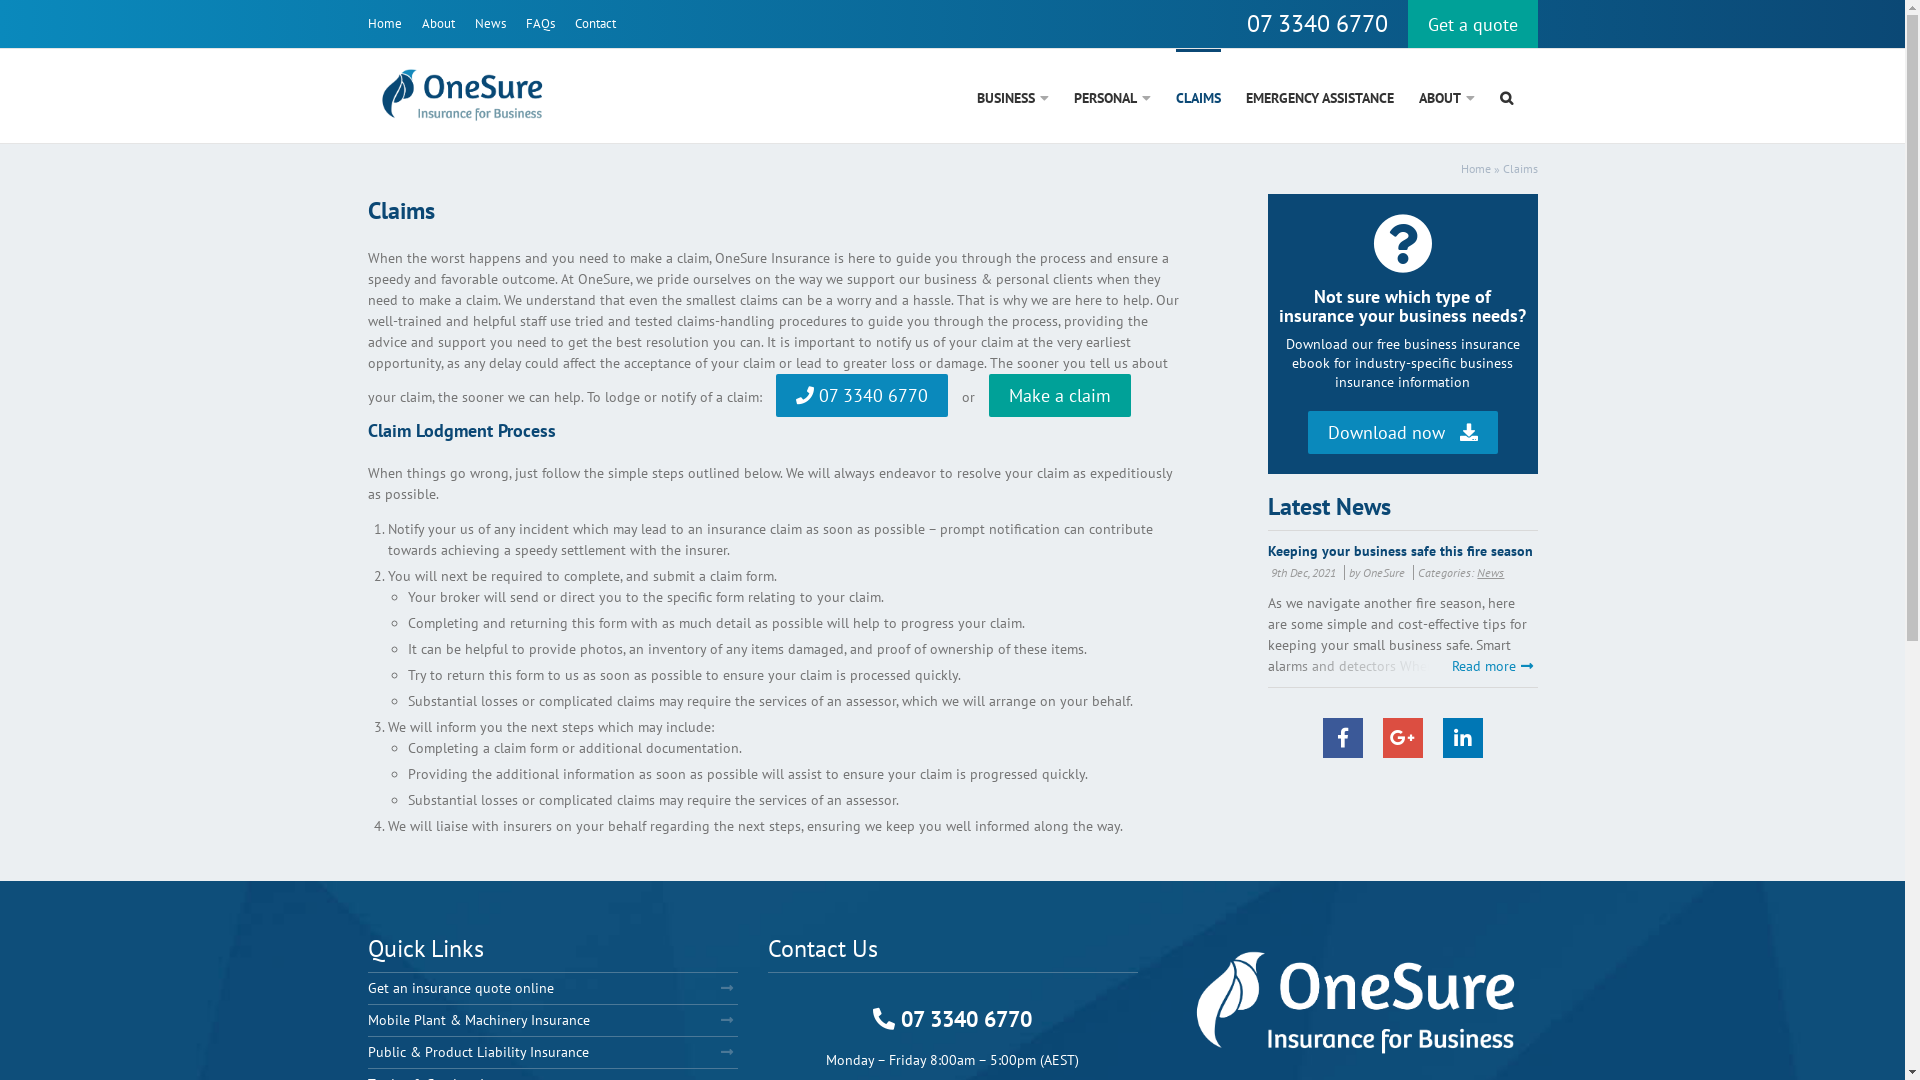 Image resolution: width=1920 pixels, height=1080 pixels. What do you see at coordinates (593, 23) in the screenshot?
I see `'Contact'` at bounding box center [593, 23].